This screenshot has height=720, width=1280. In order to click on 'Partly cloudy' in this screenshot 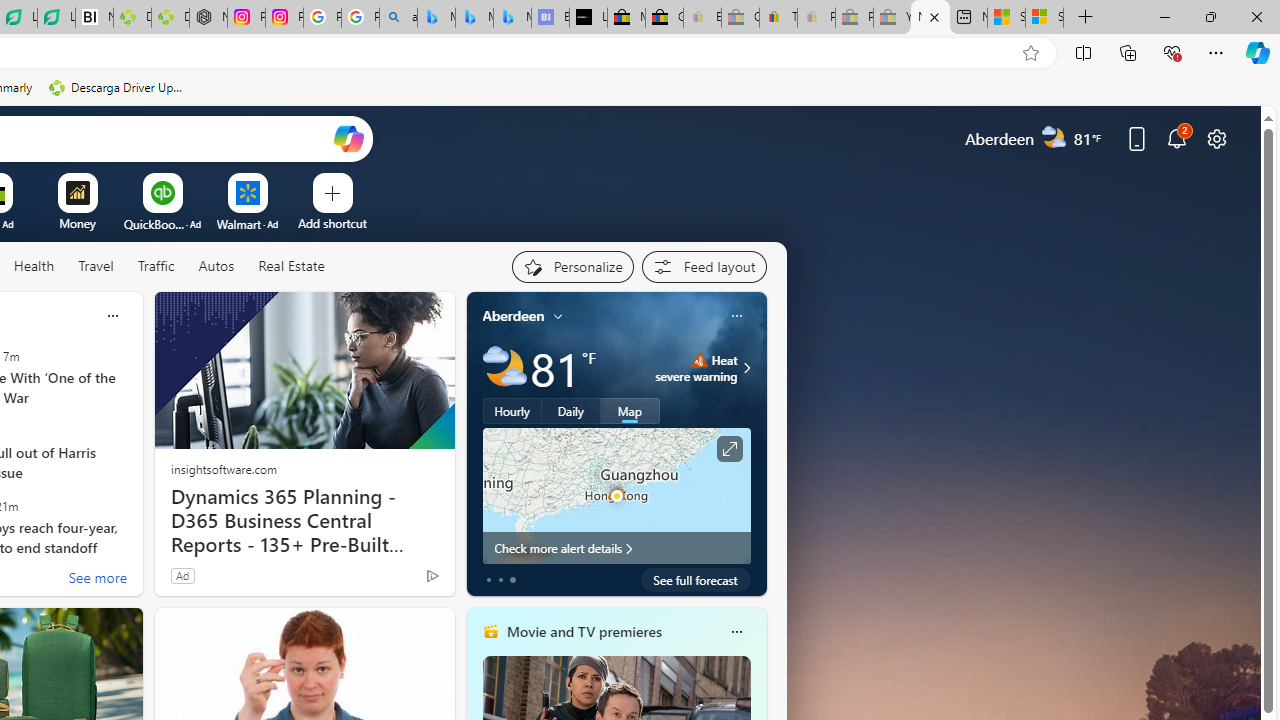, I will do `click(504, 368)`.